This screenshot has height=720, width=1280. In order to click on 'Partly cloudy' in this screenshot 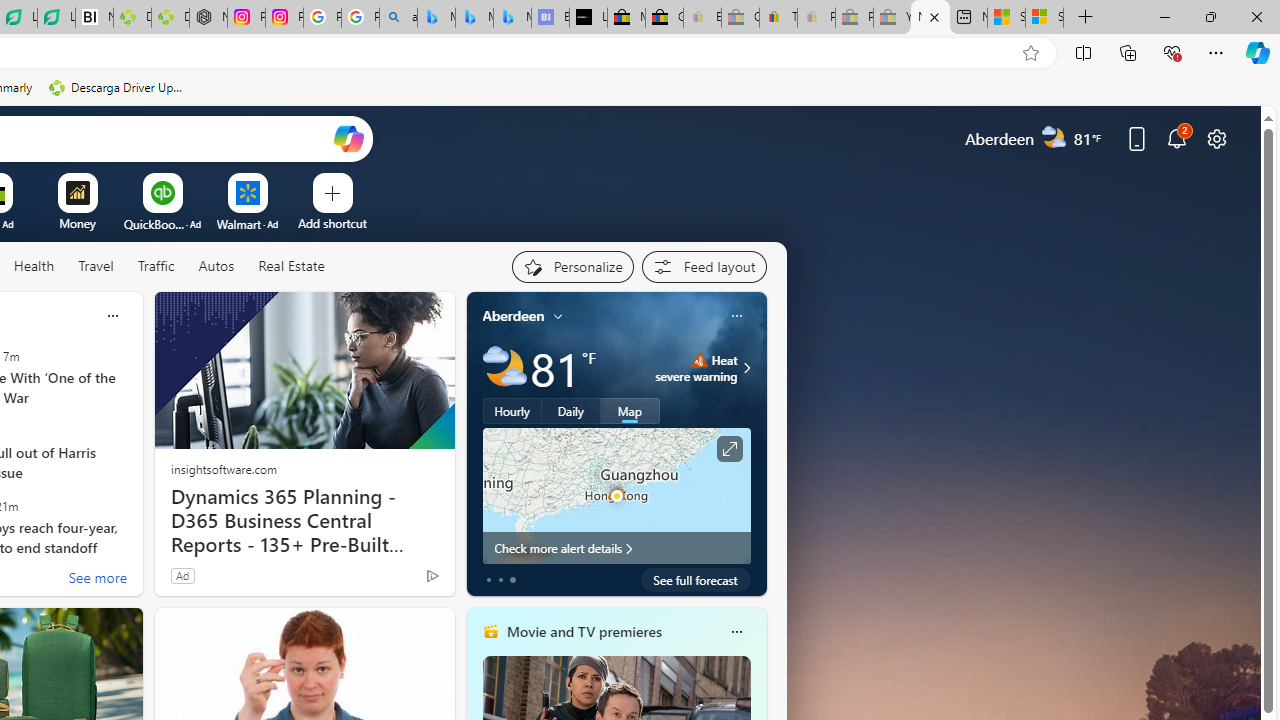, I will do `click(504, 368)`.